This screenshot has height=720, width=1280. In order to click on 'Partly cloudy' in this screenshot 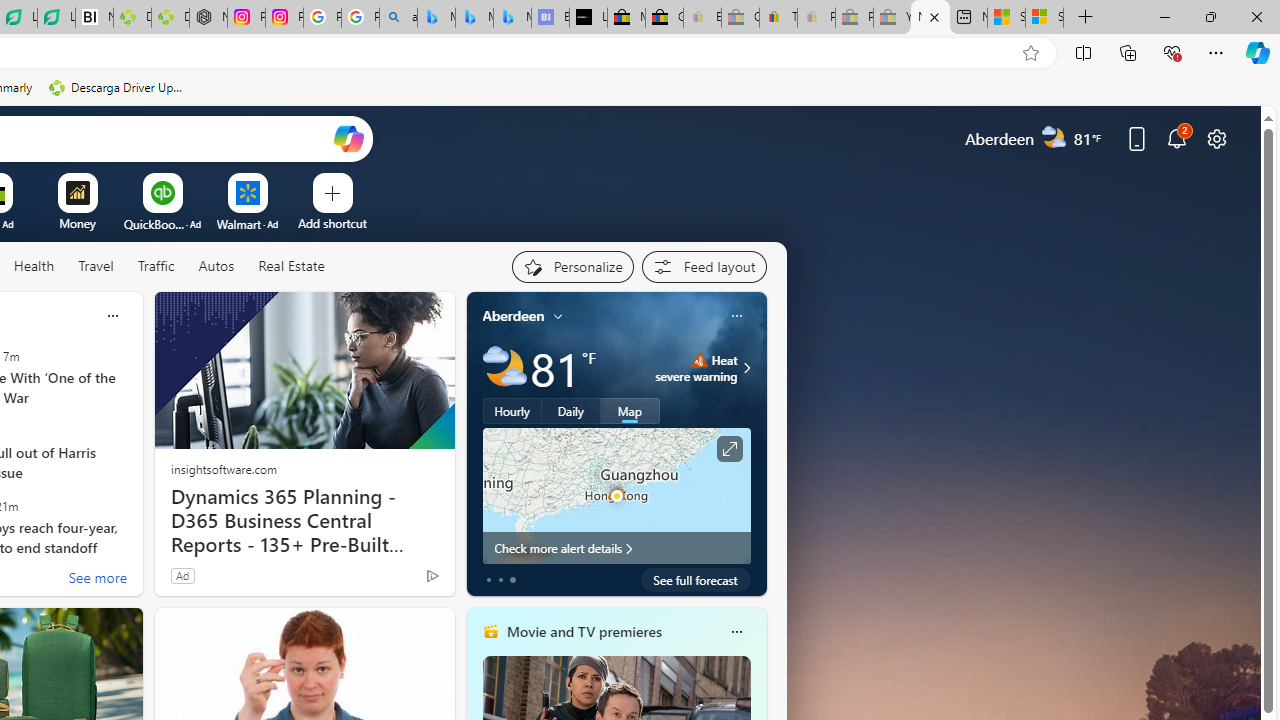, I will do `click(504, 368)`.